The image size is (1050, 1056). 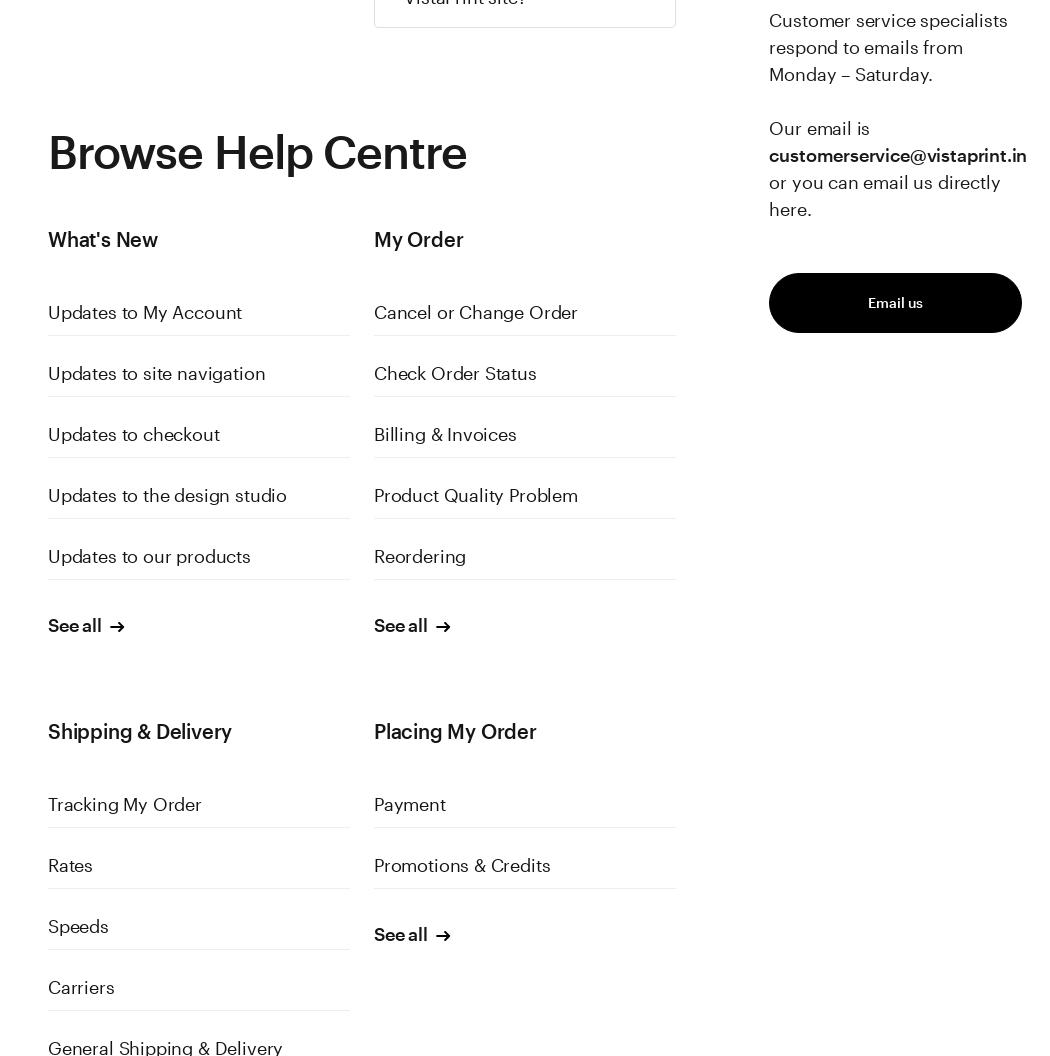 What do you see at coordinates (475, 312) in the screenshot?
I see `'Cancel or Change Order'` at bounding box center [475, 312].